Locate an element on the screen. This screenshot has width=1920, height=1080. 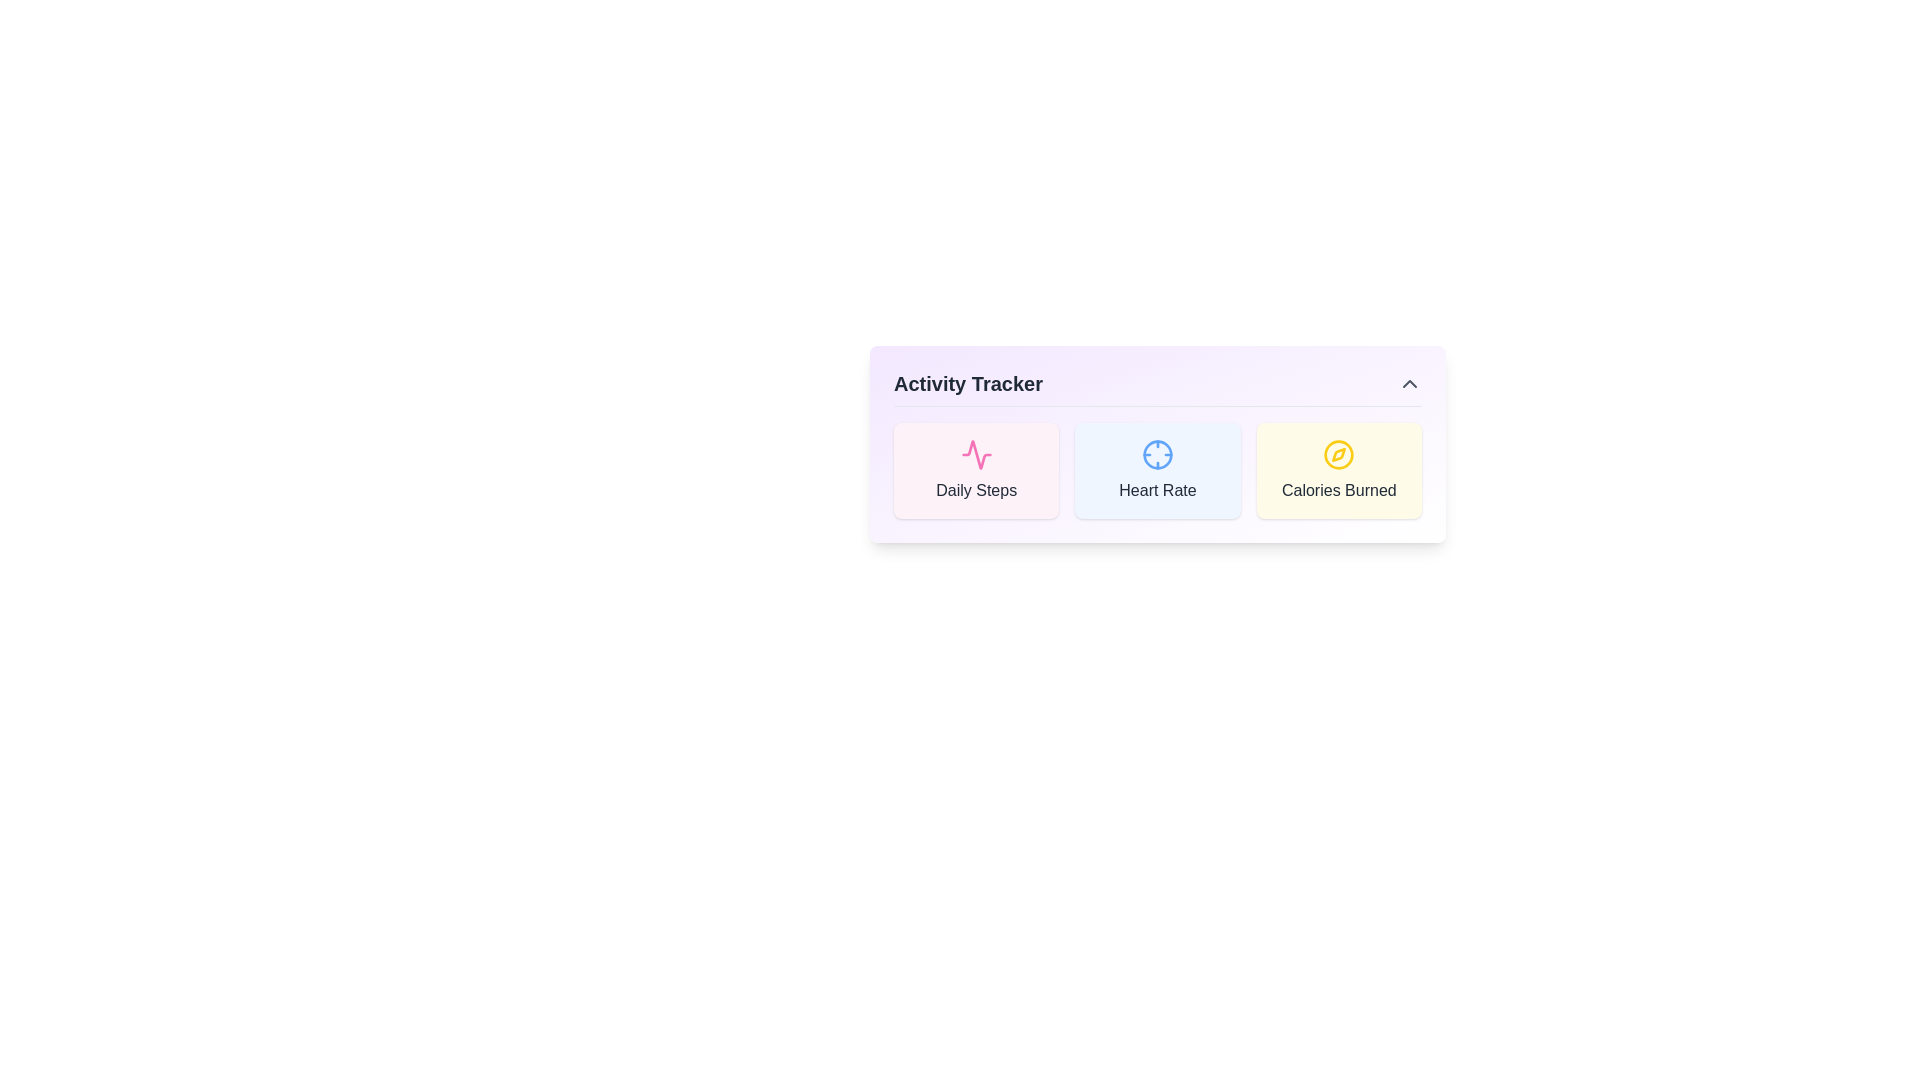
the decorative compass icon representing the 'Calories Burned' feature, located in the rightmost section of the activity tracker is located at coordinates (1339, 455).